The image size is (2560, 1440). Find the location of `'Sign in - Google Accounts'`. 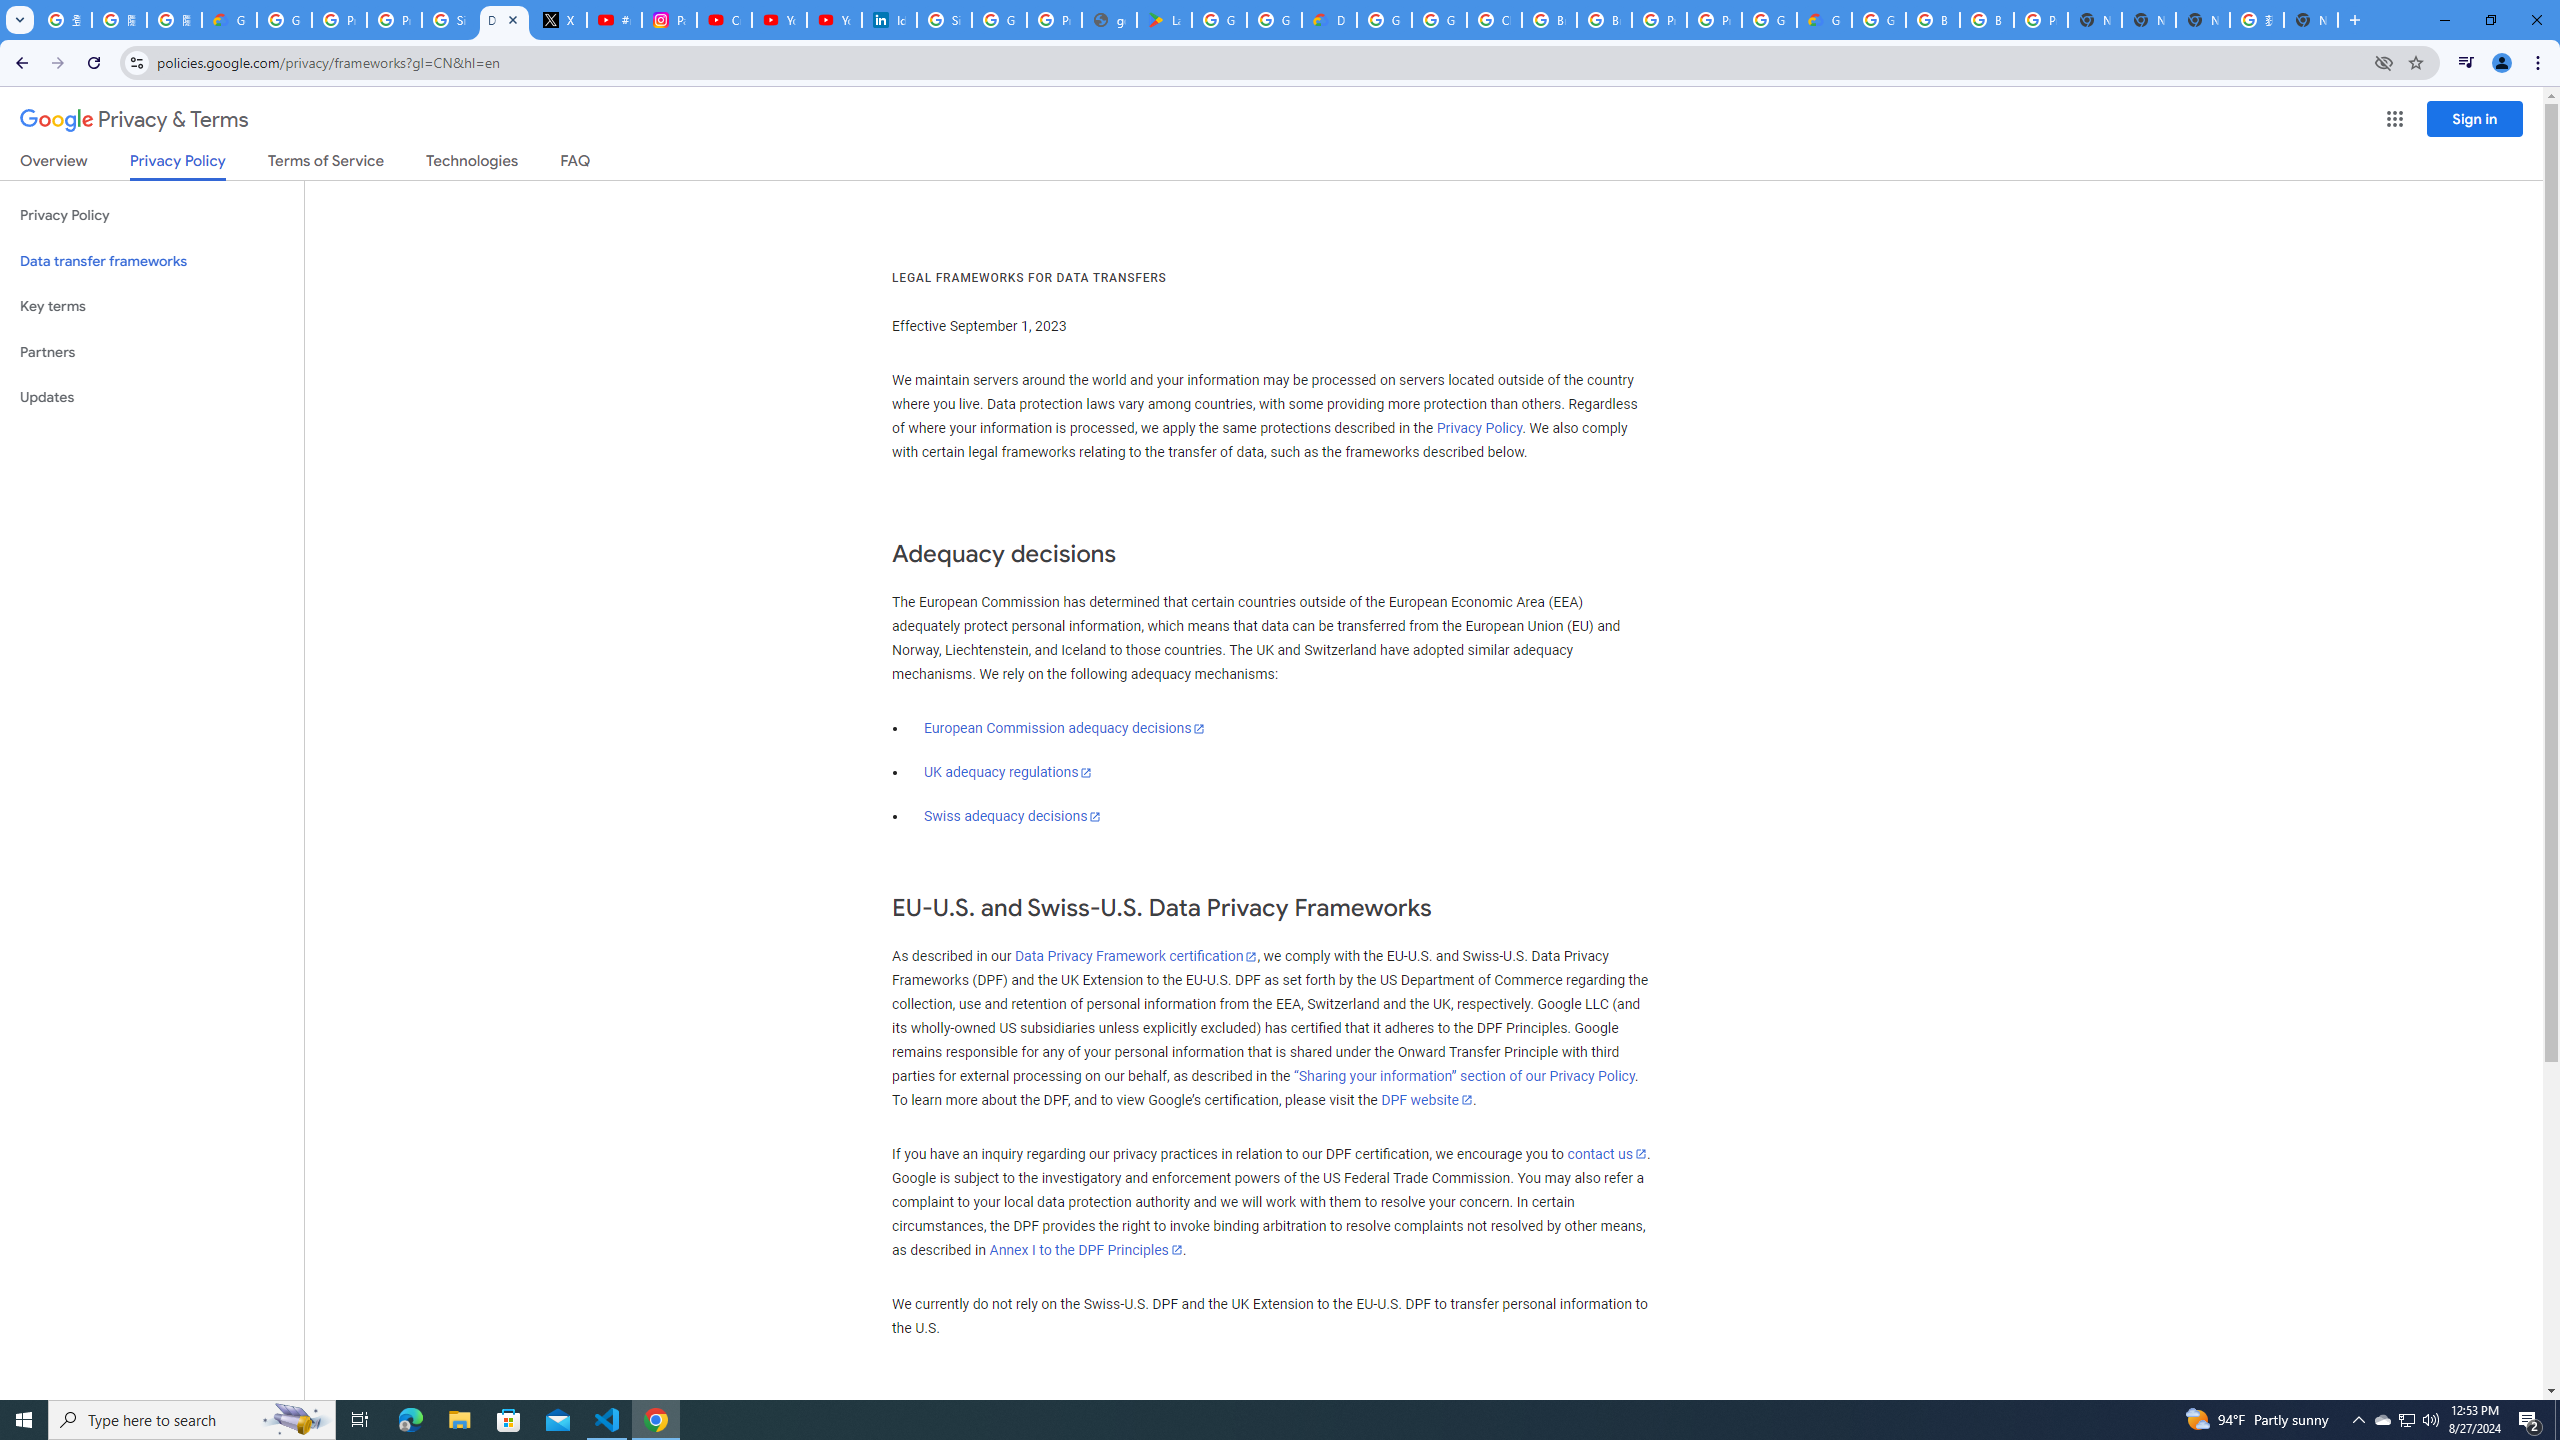

'Sign in - Google Accounts' is located at coordinates (448, 19).